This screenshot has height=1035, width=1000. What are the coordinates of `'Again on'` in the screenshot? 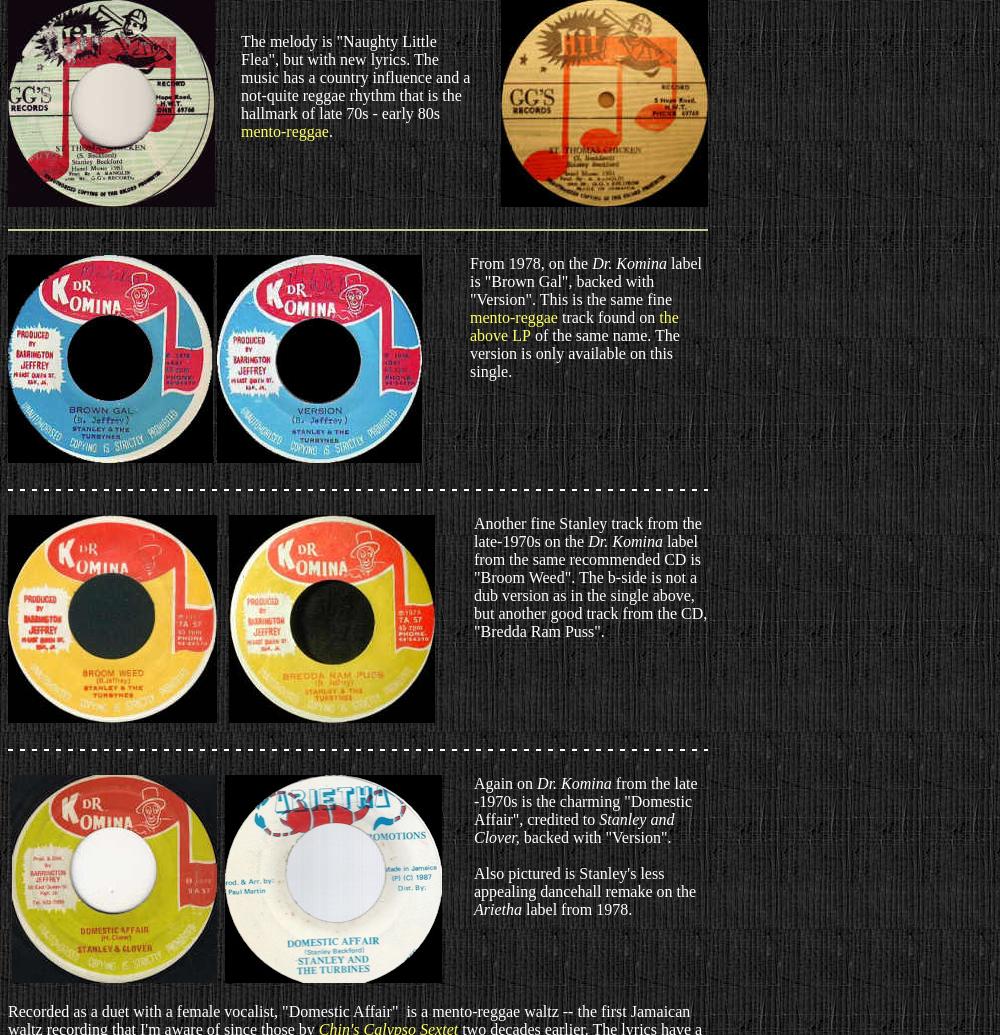 It's located at (505, 782).